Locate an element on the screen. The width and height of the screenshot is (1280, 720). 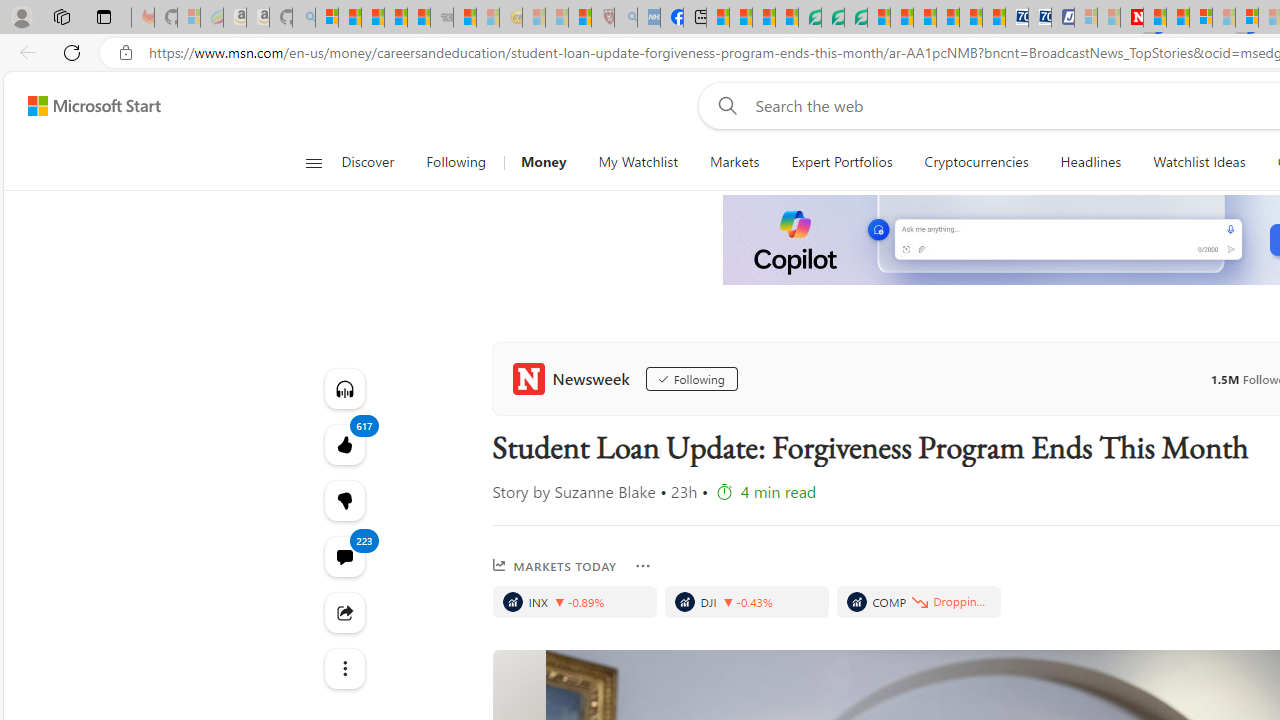
'Cheap Car Rentals - Save70.com' is located at coordinates (1016, 17).